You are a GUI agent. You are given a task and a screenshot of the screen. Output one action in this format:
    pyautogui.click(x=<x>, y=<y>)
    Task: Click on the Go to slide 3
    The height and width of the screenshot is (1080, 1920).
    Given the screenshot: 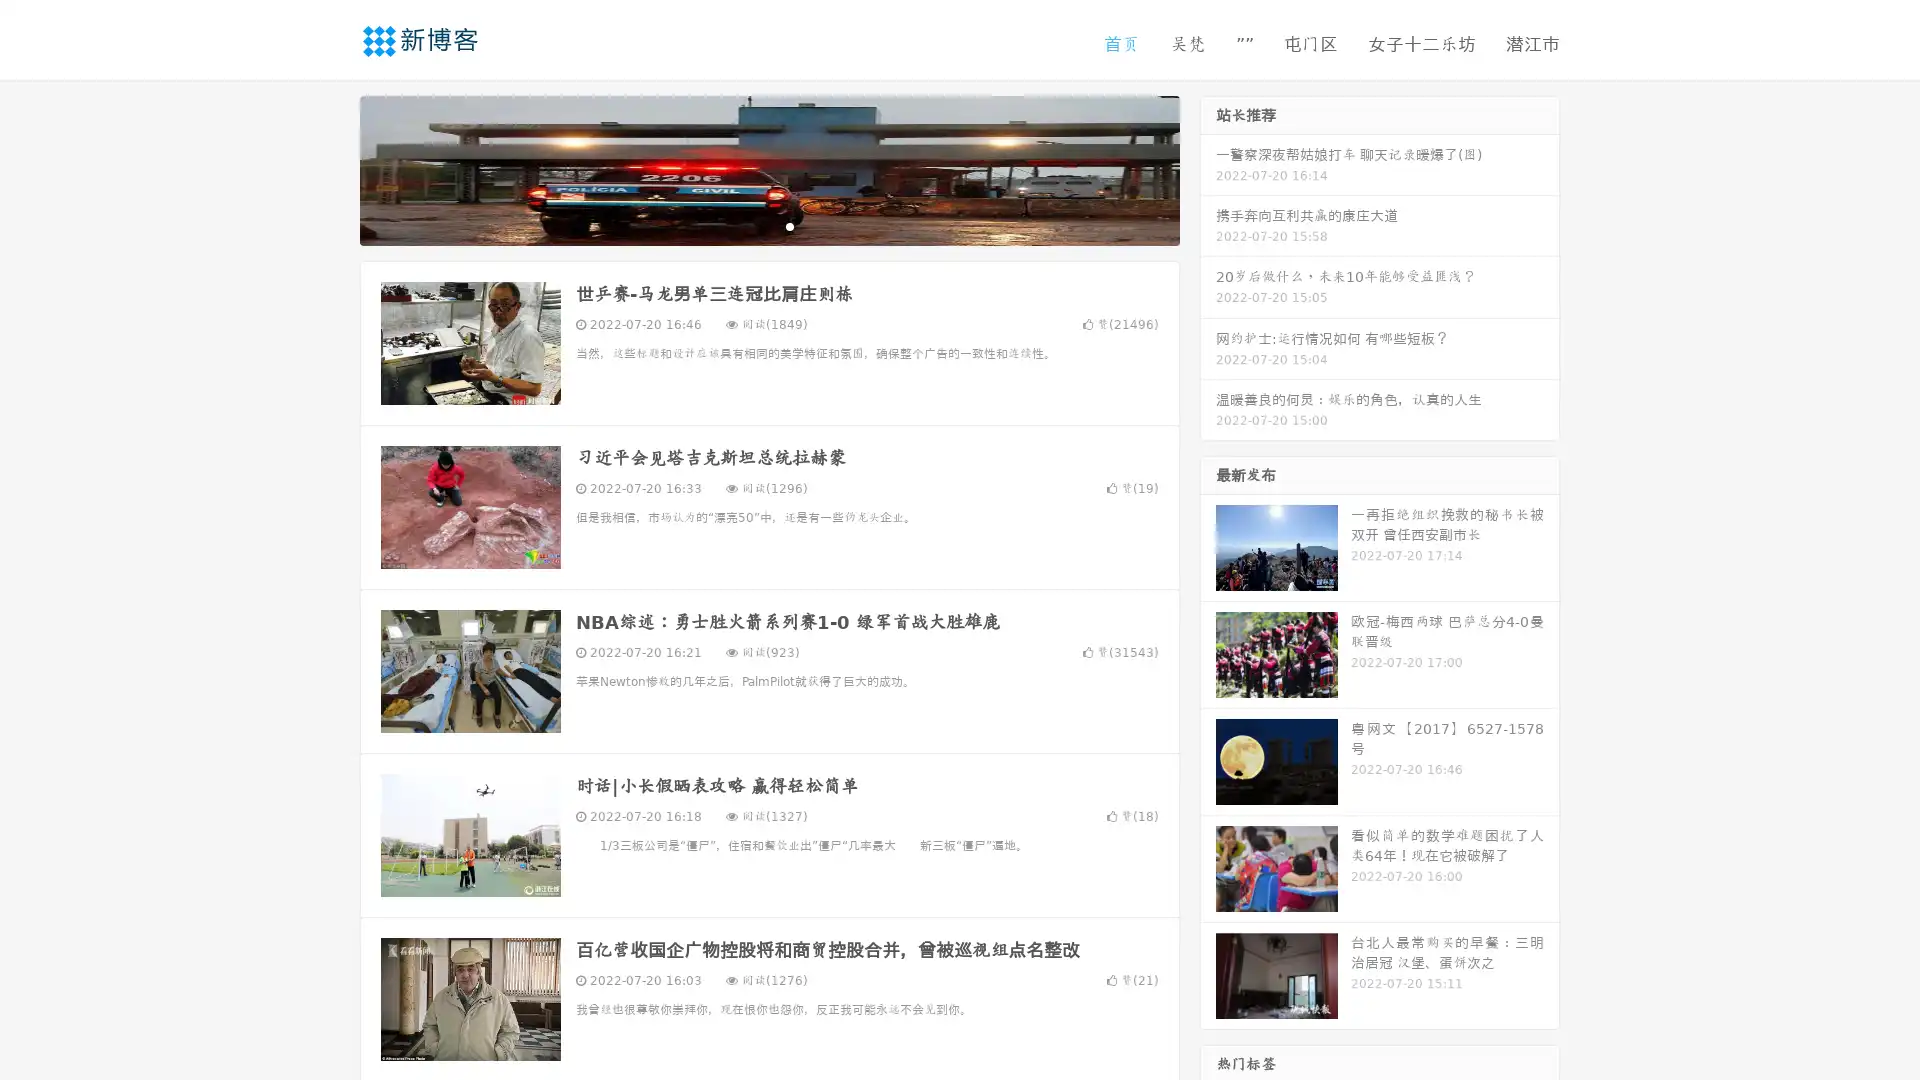 What is the action you would take?
    pyautogui.click(x=789, y=225)
    